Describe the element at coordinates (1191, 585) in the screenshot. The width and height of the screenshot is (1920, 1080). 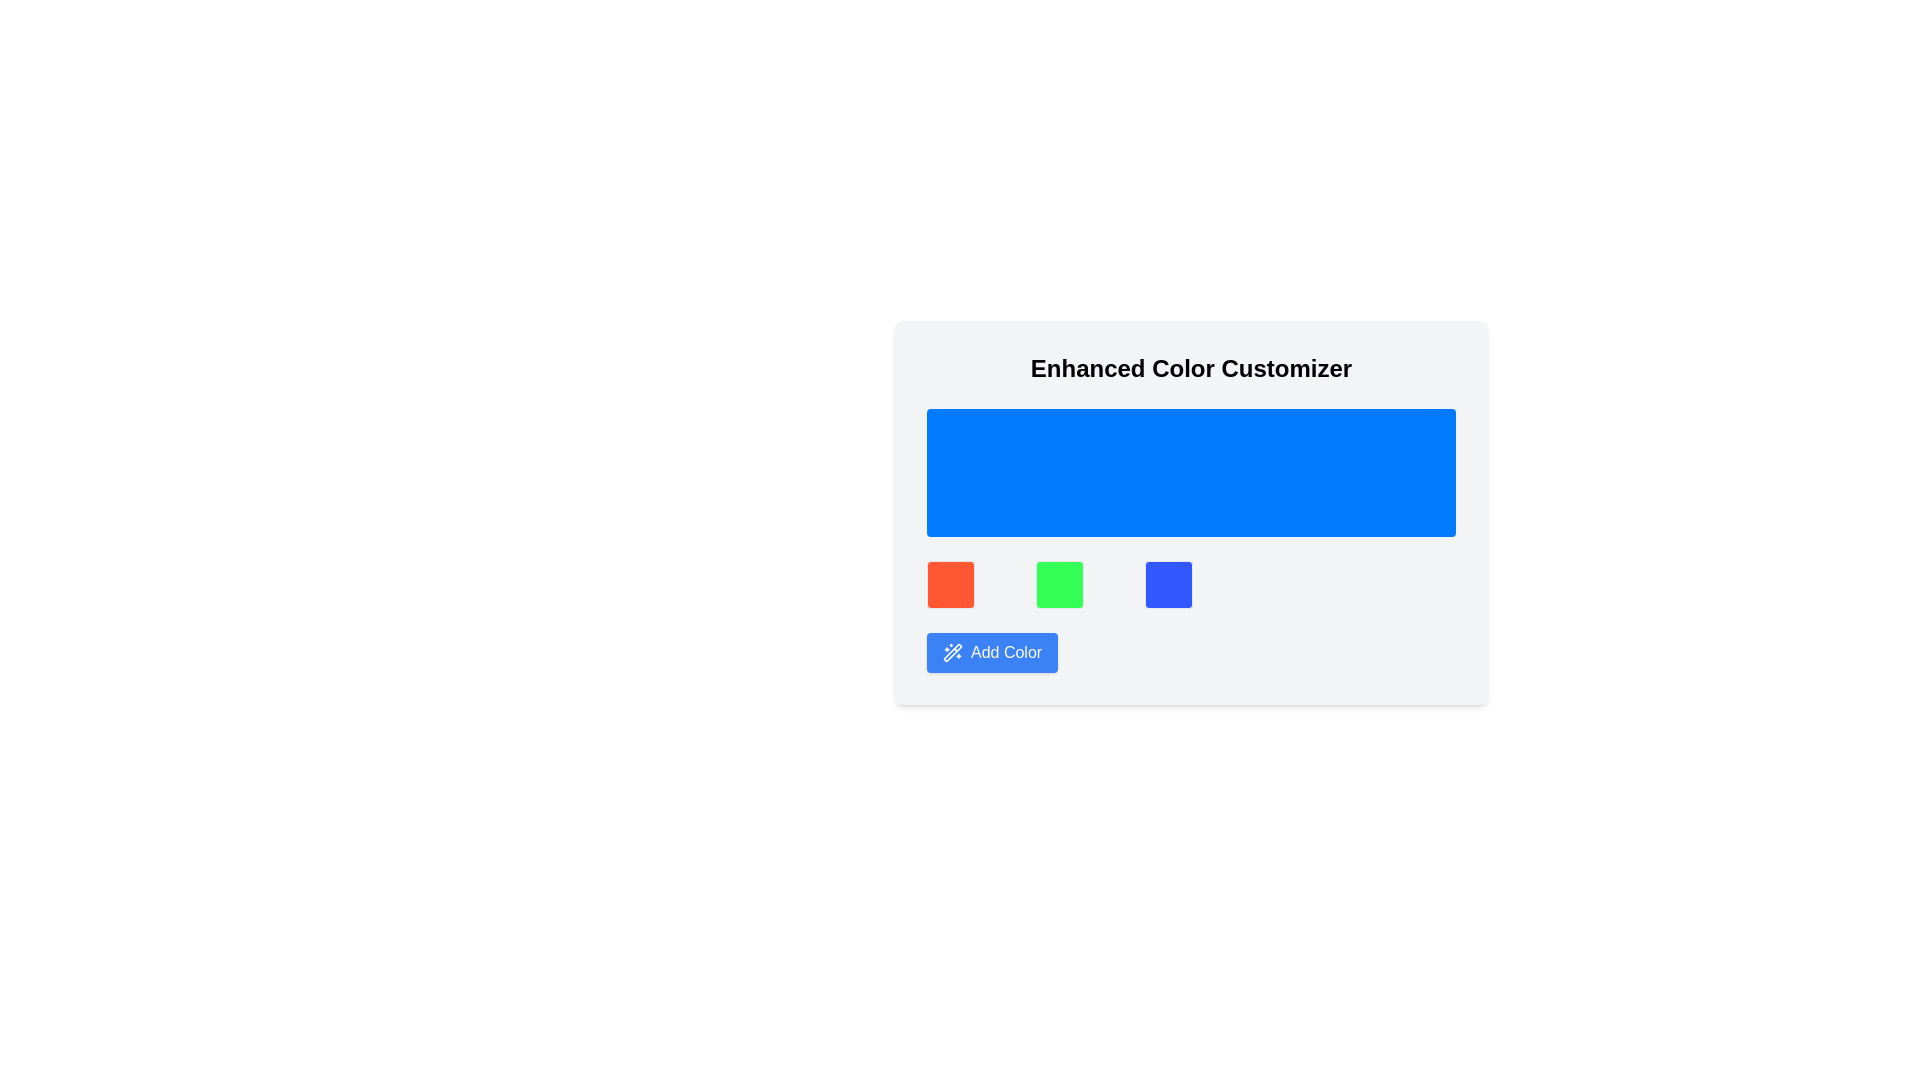
I see `the third square in the grid layout of selectable color options` at that location.